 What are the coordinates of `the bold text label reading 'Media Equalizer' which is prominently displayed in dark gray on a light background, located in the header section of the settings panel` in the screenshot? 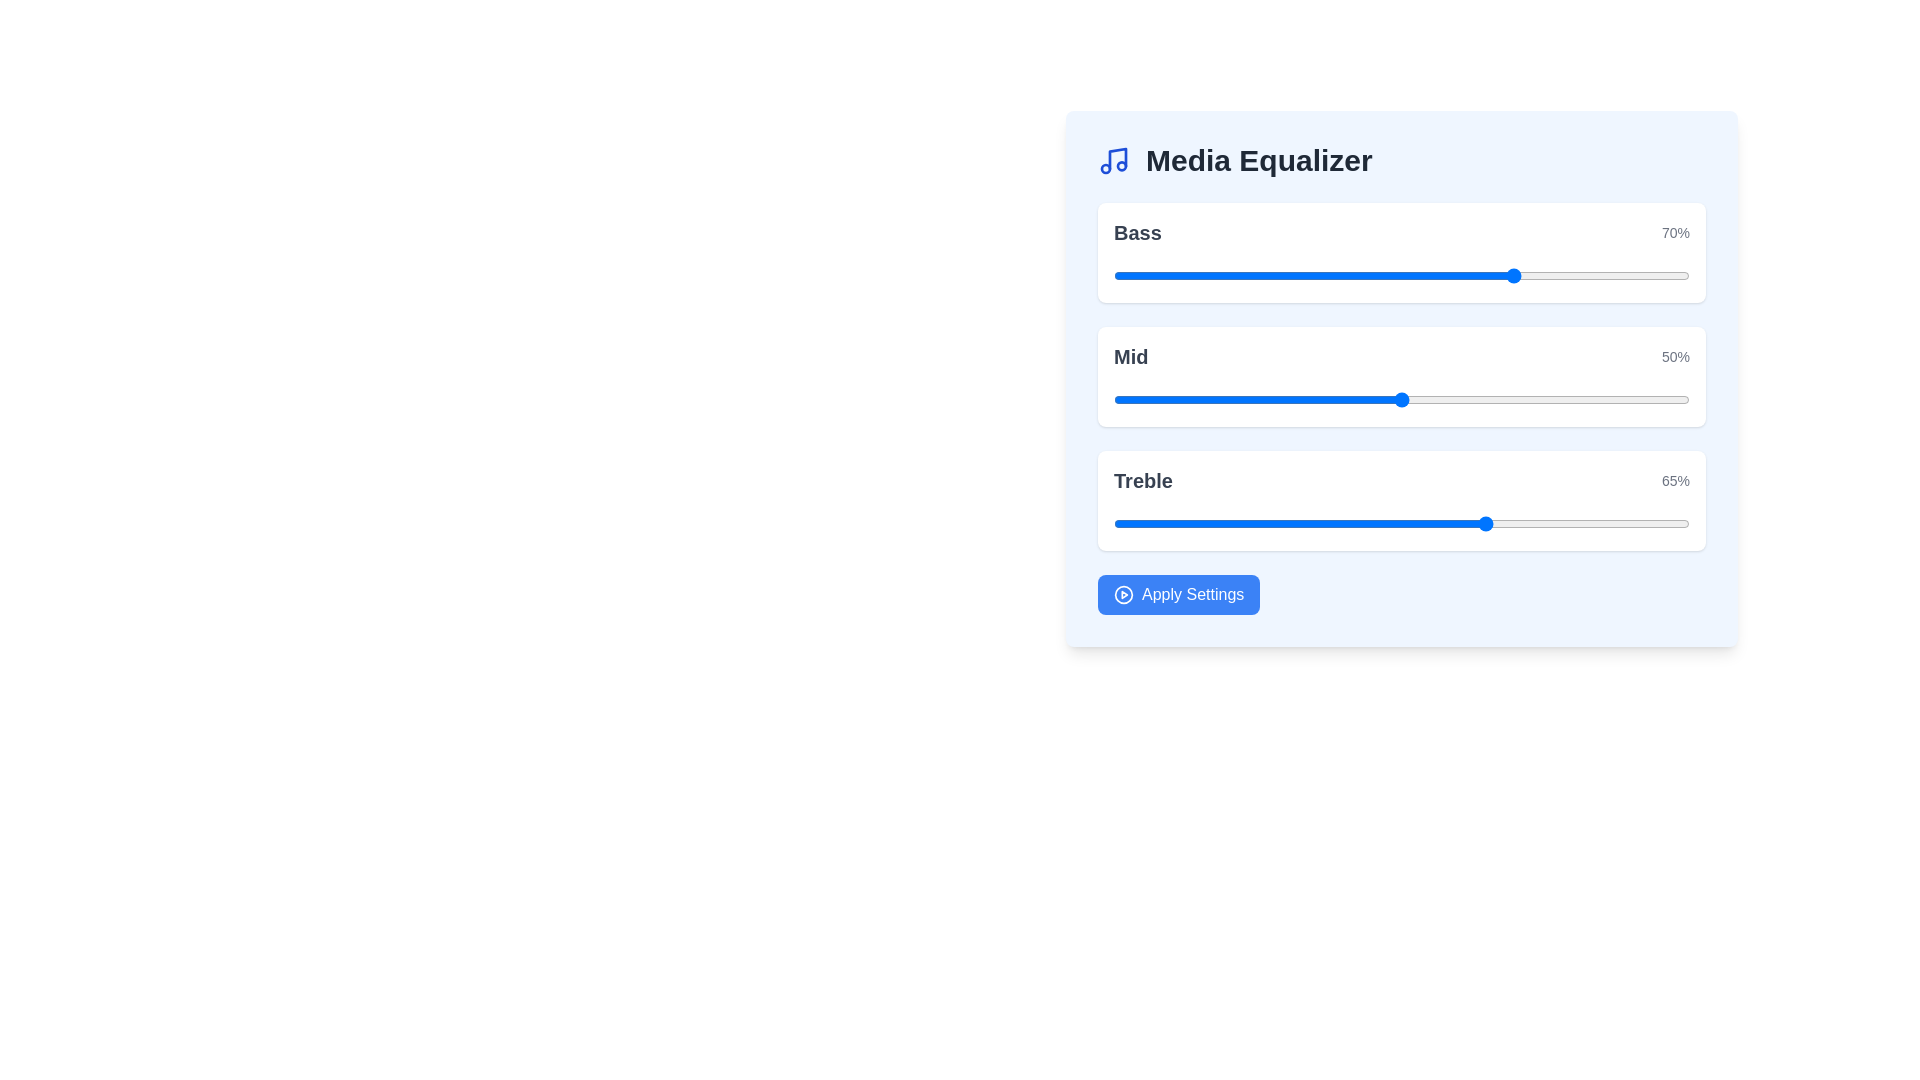 It's located at (1258, 160).